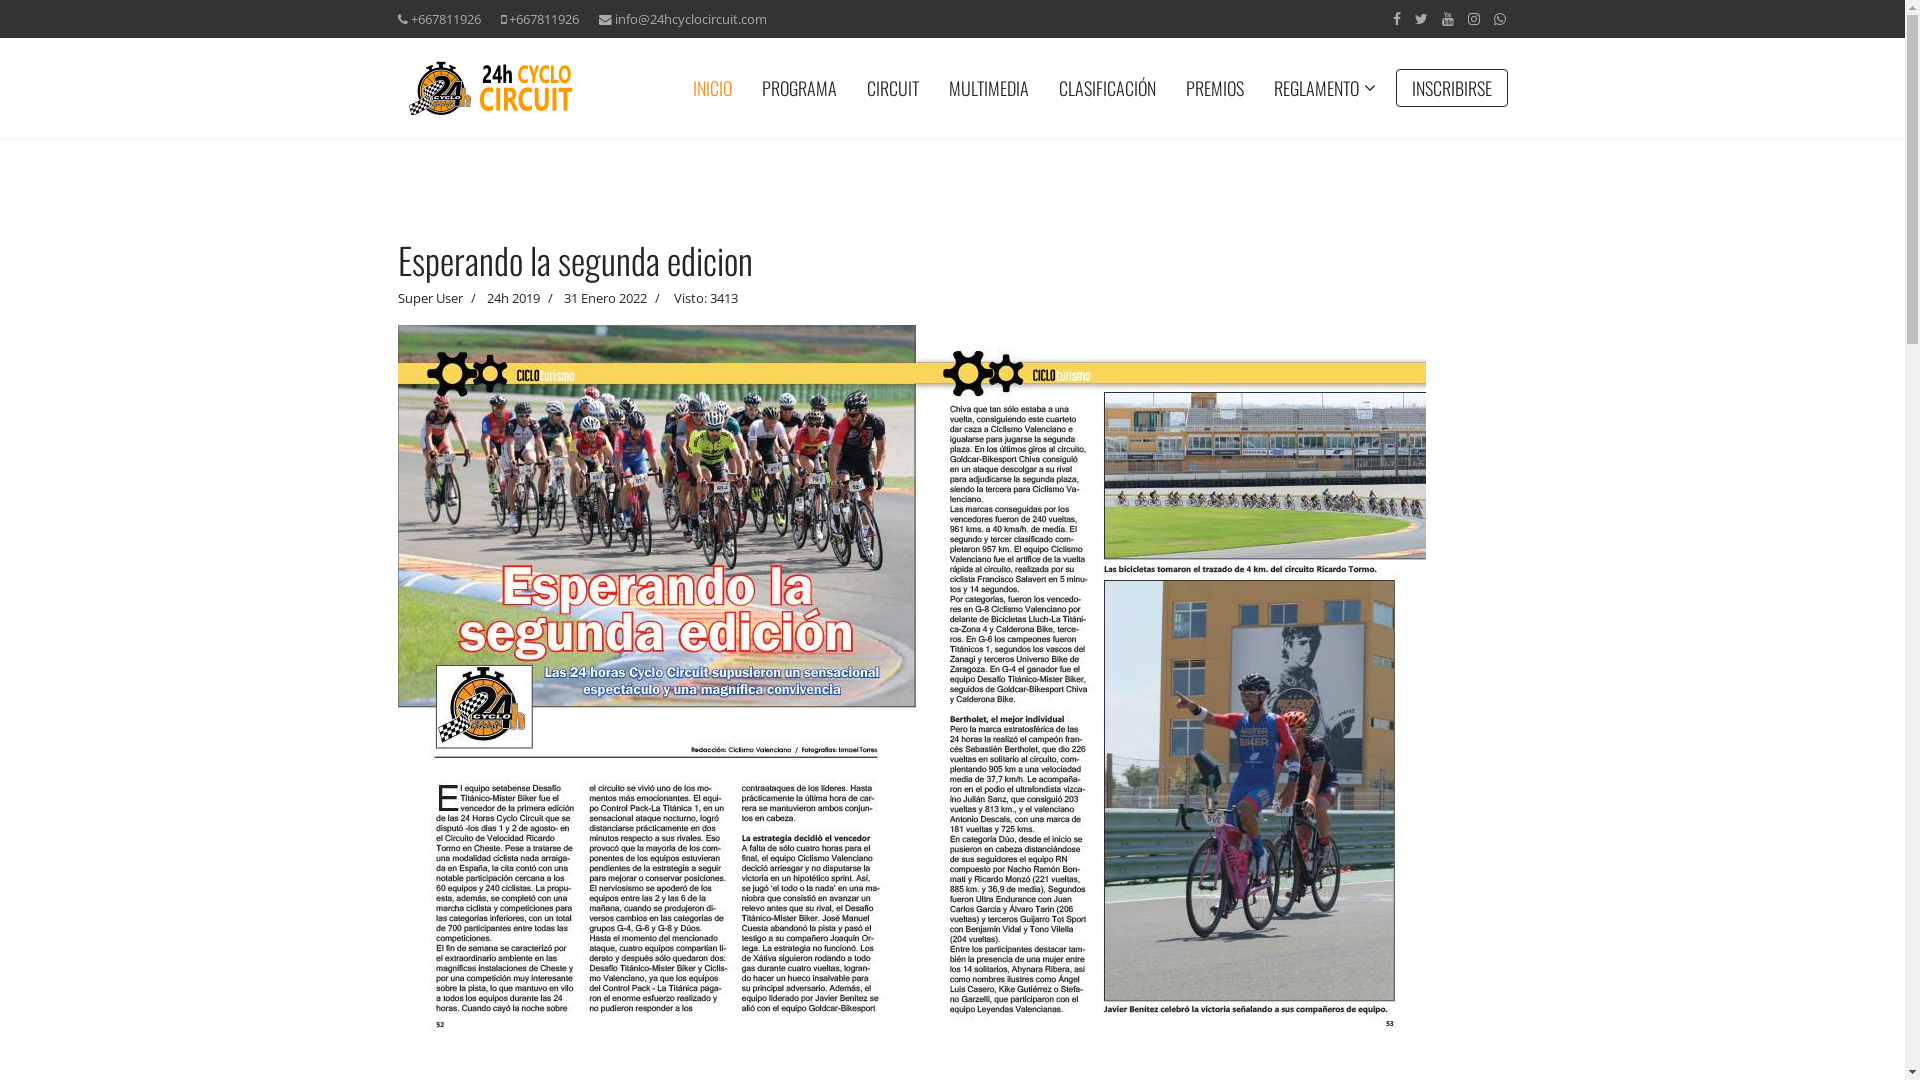 This screenshot has height=1080, width=1920. Describe the element at coordinates (933, 87) in the screenshot. I see `'MULTIMEDIA'` at that location.